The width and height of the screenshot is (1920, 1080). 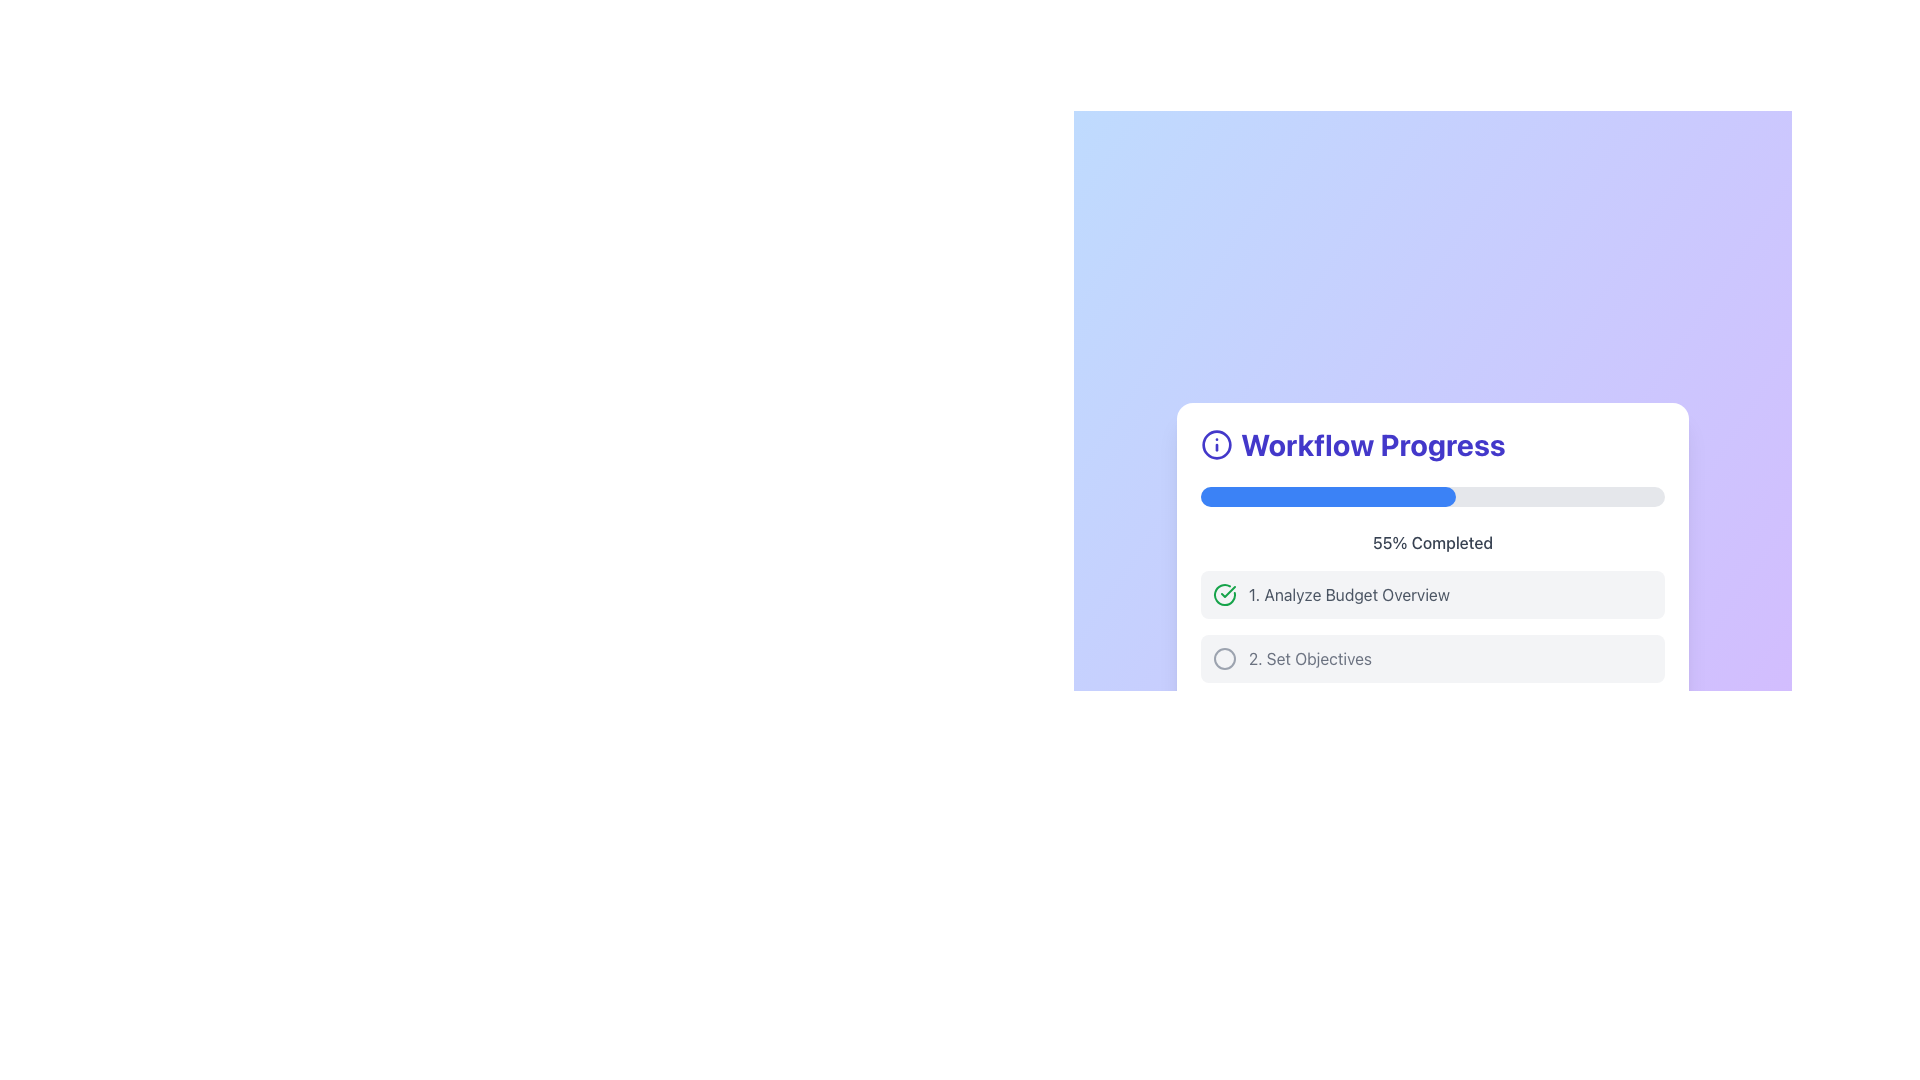 What do you see at coordinates (1372, 443) in the screenshot?
I see `the bold and prominent text label displaying 'Workflow Progress' in dark blue, located towards the top-left of the content pane` at bounding box center [1372, 443].